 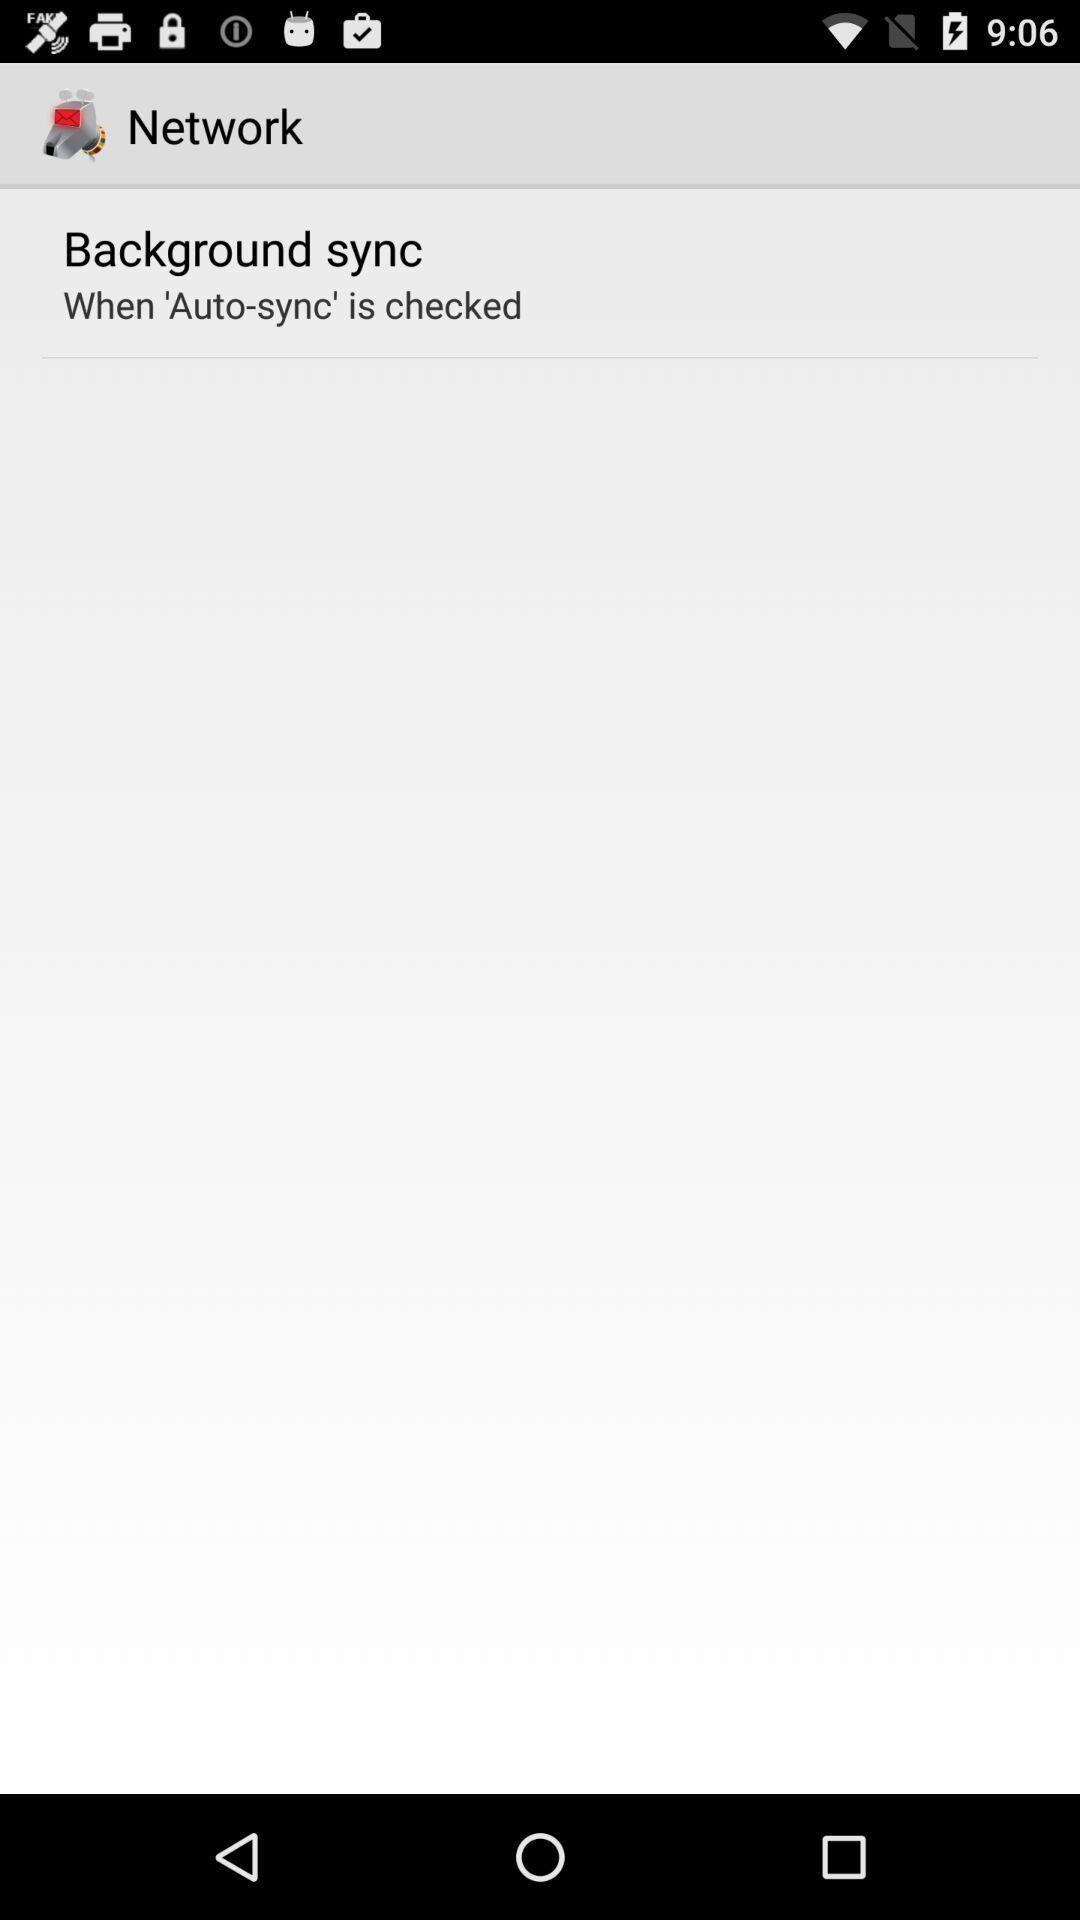 I want to click on the background sync, so click(x=242, y=246).